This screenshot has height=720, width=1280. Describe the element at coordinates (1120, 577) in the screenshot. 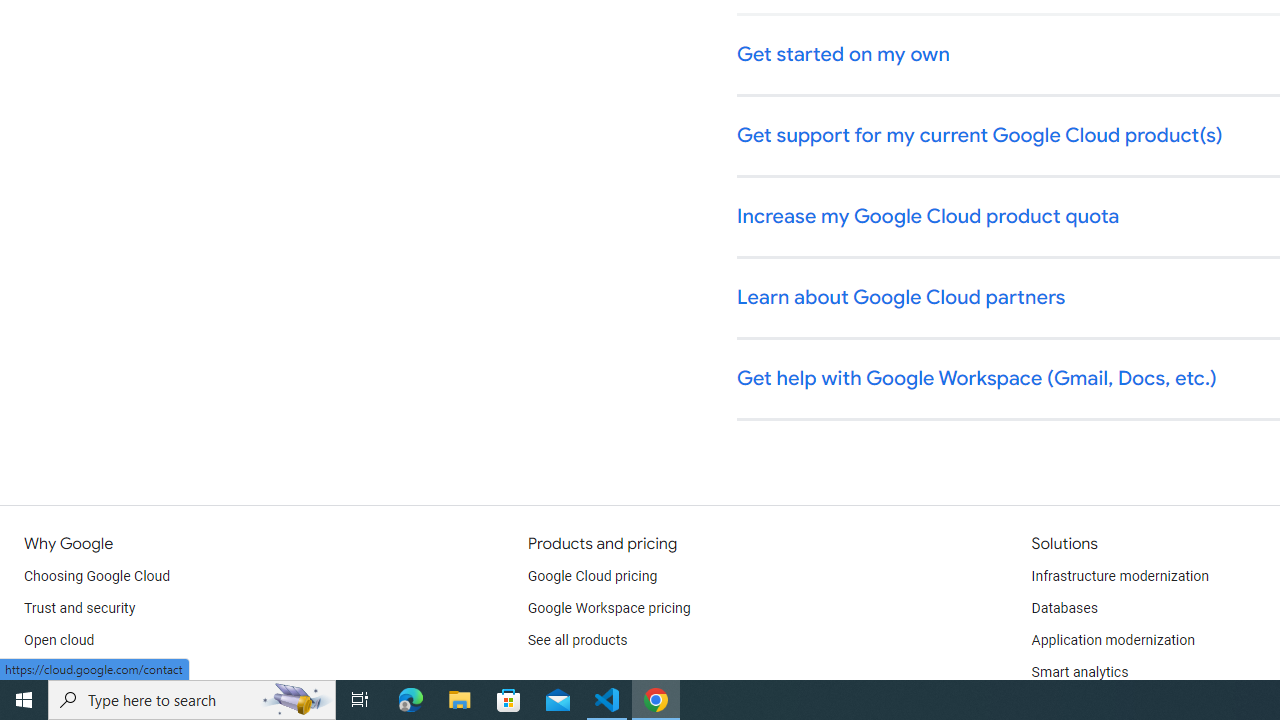

I see `'Infrastructure modernization'` at that location.